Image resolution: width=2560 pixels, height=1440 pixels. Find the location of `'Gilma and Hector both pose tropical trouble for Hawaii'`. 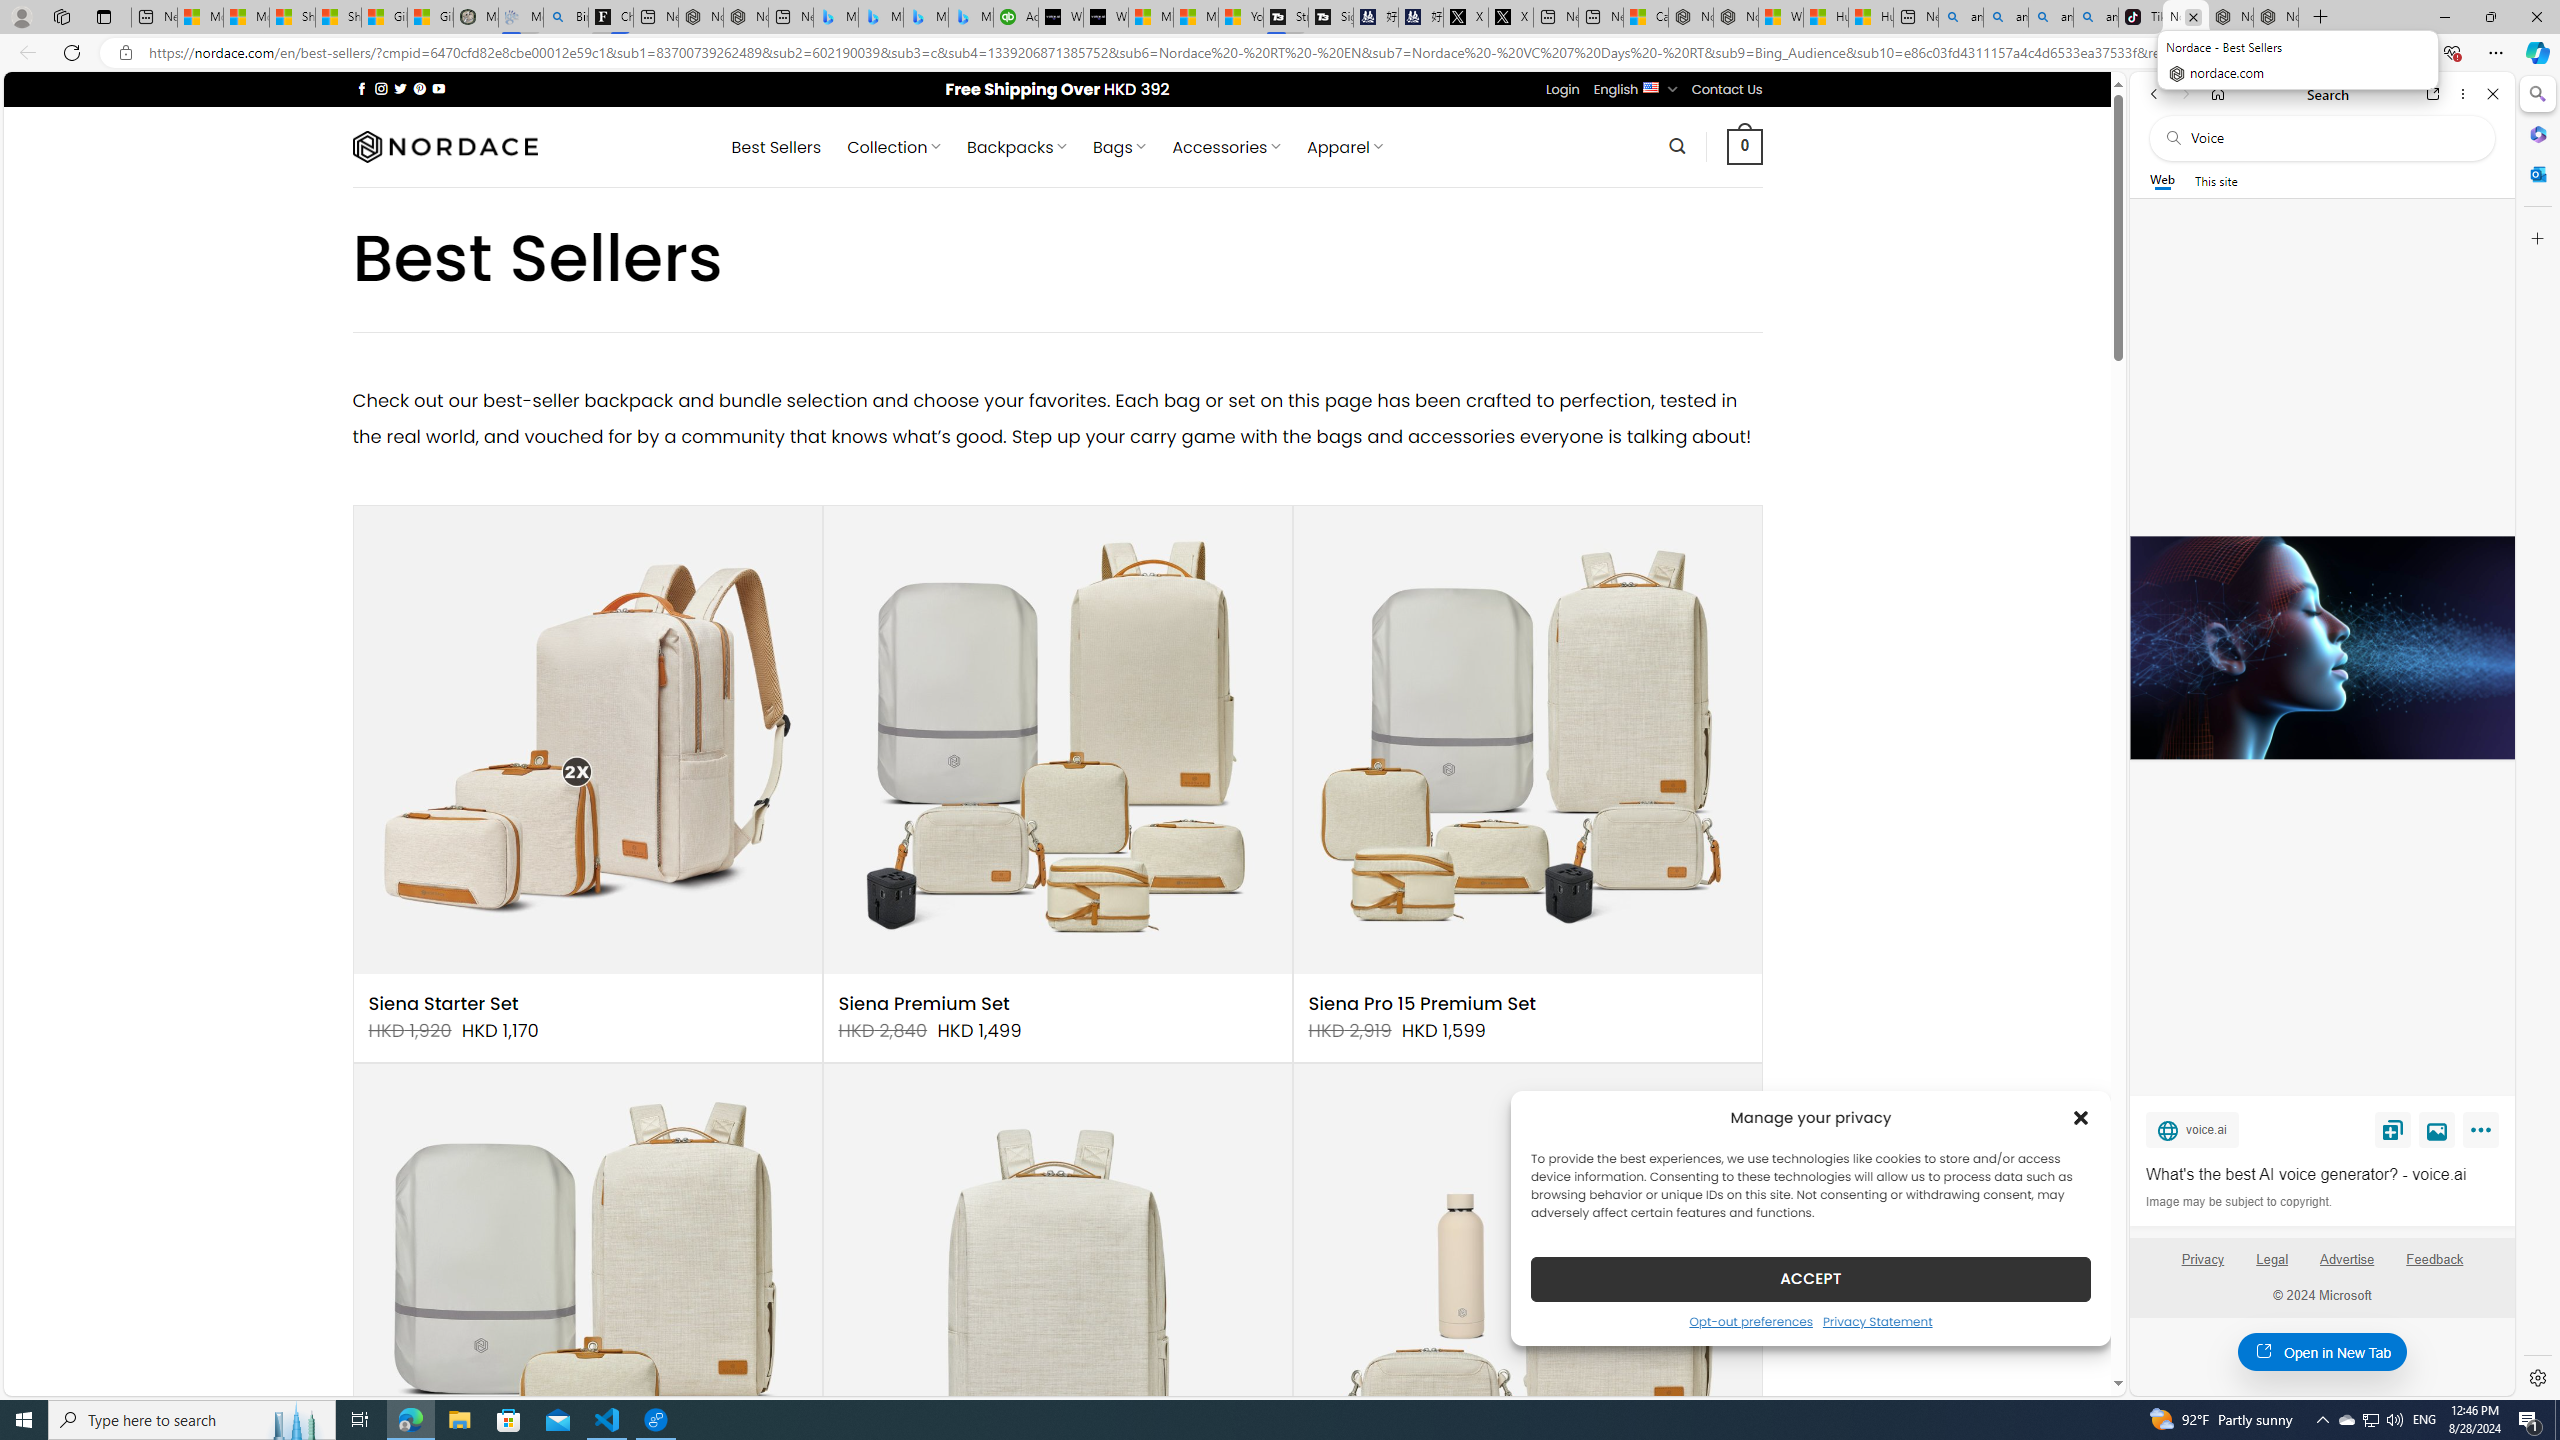

'Gilma and Hector both pose tropical trouble for Hawaii' is located at coordinates (429, 16).